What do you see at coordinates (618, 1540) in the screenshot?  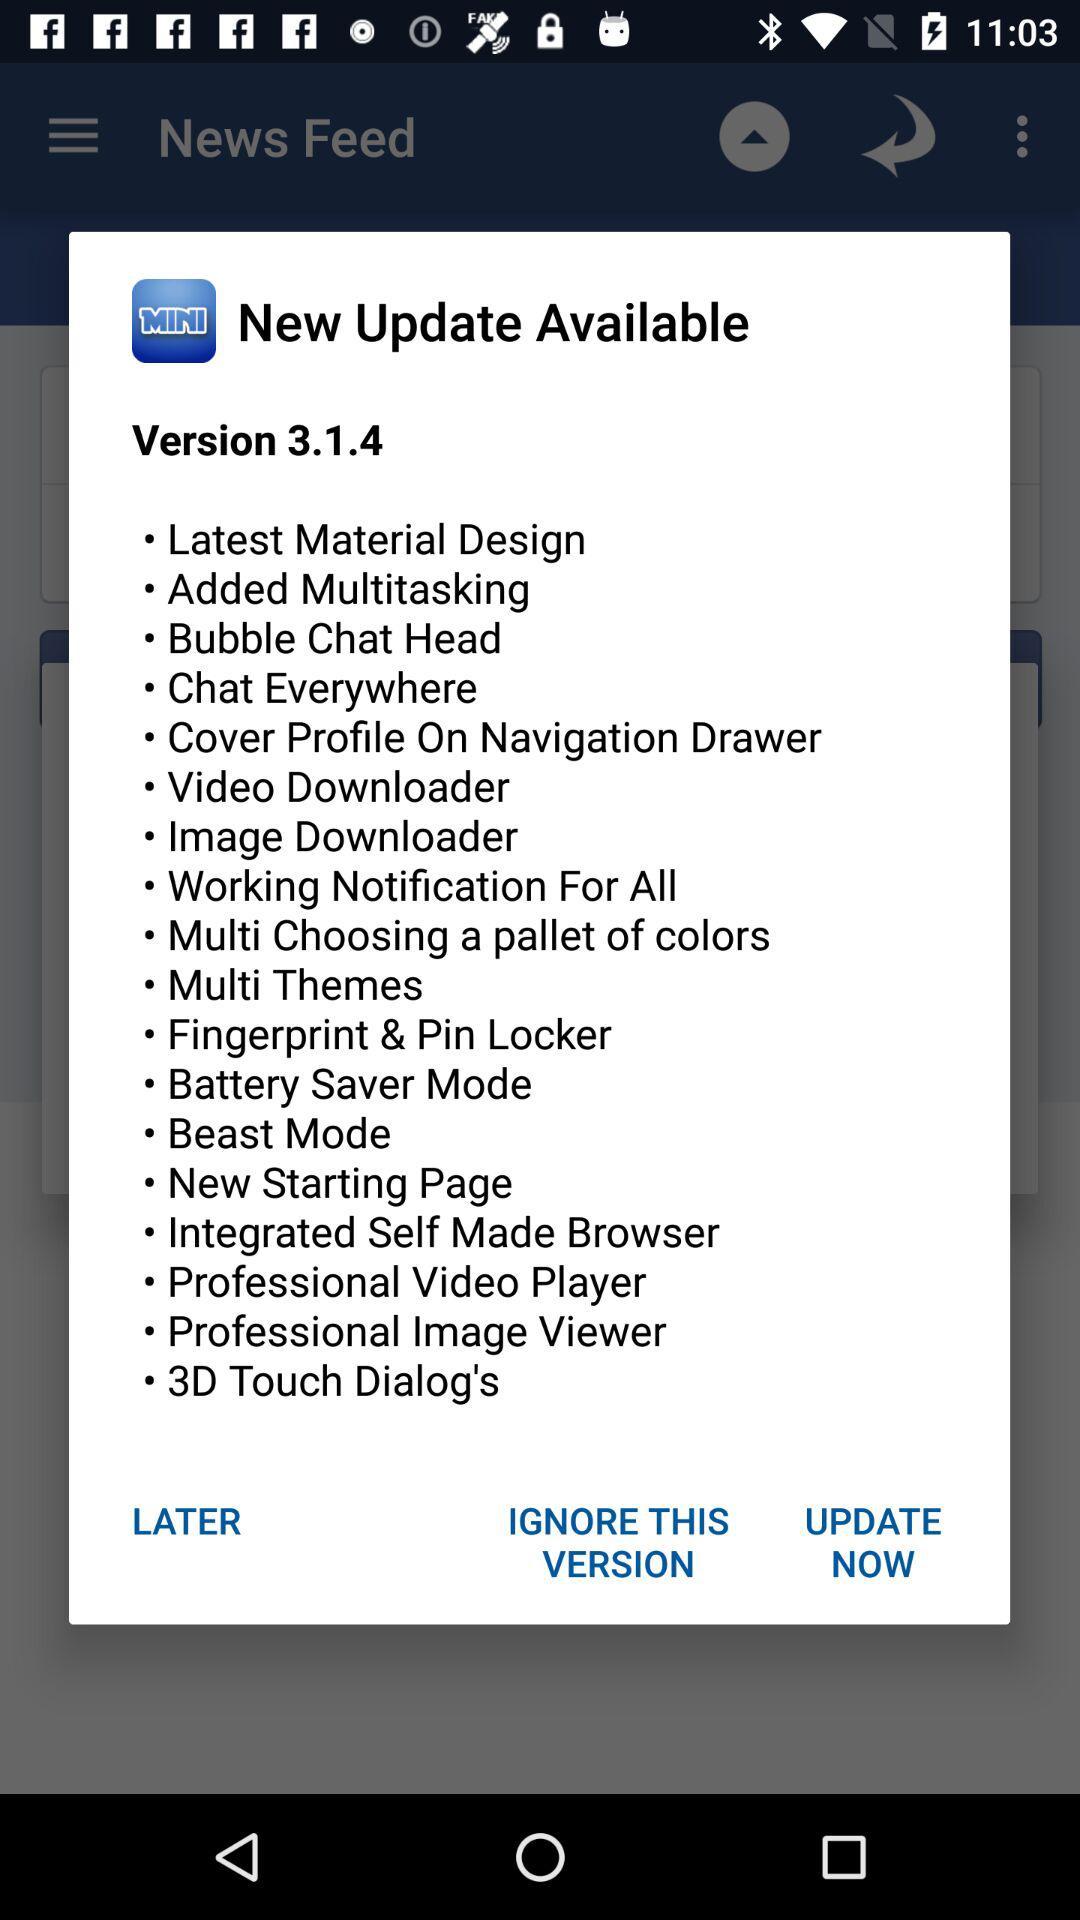 I see `icon below the version 3 1 icon` at bounding box center [618, 1540].